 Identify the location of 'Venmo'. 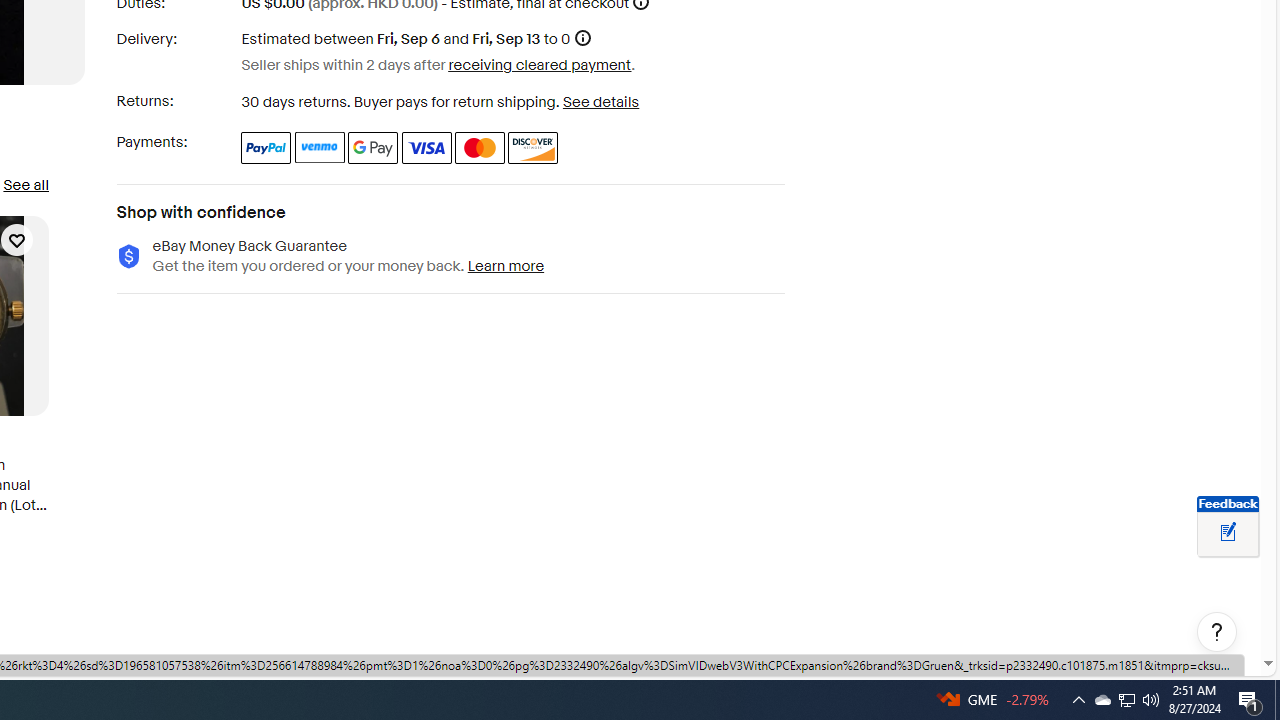
(320, 146).